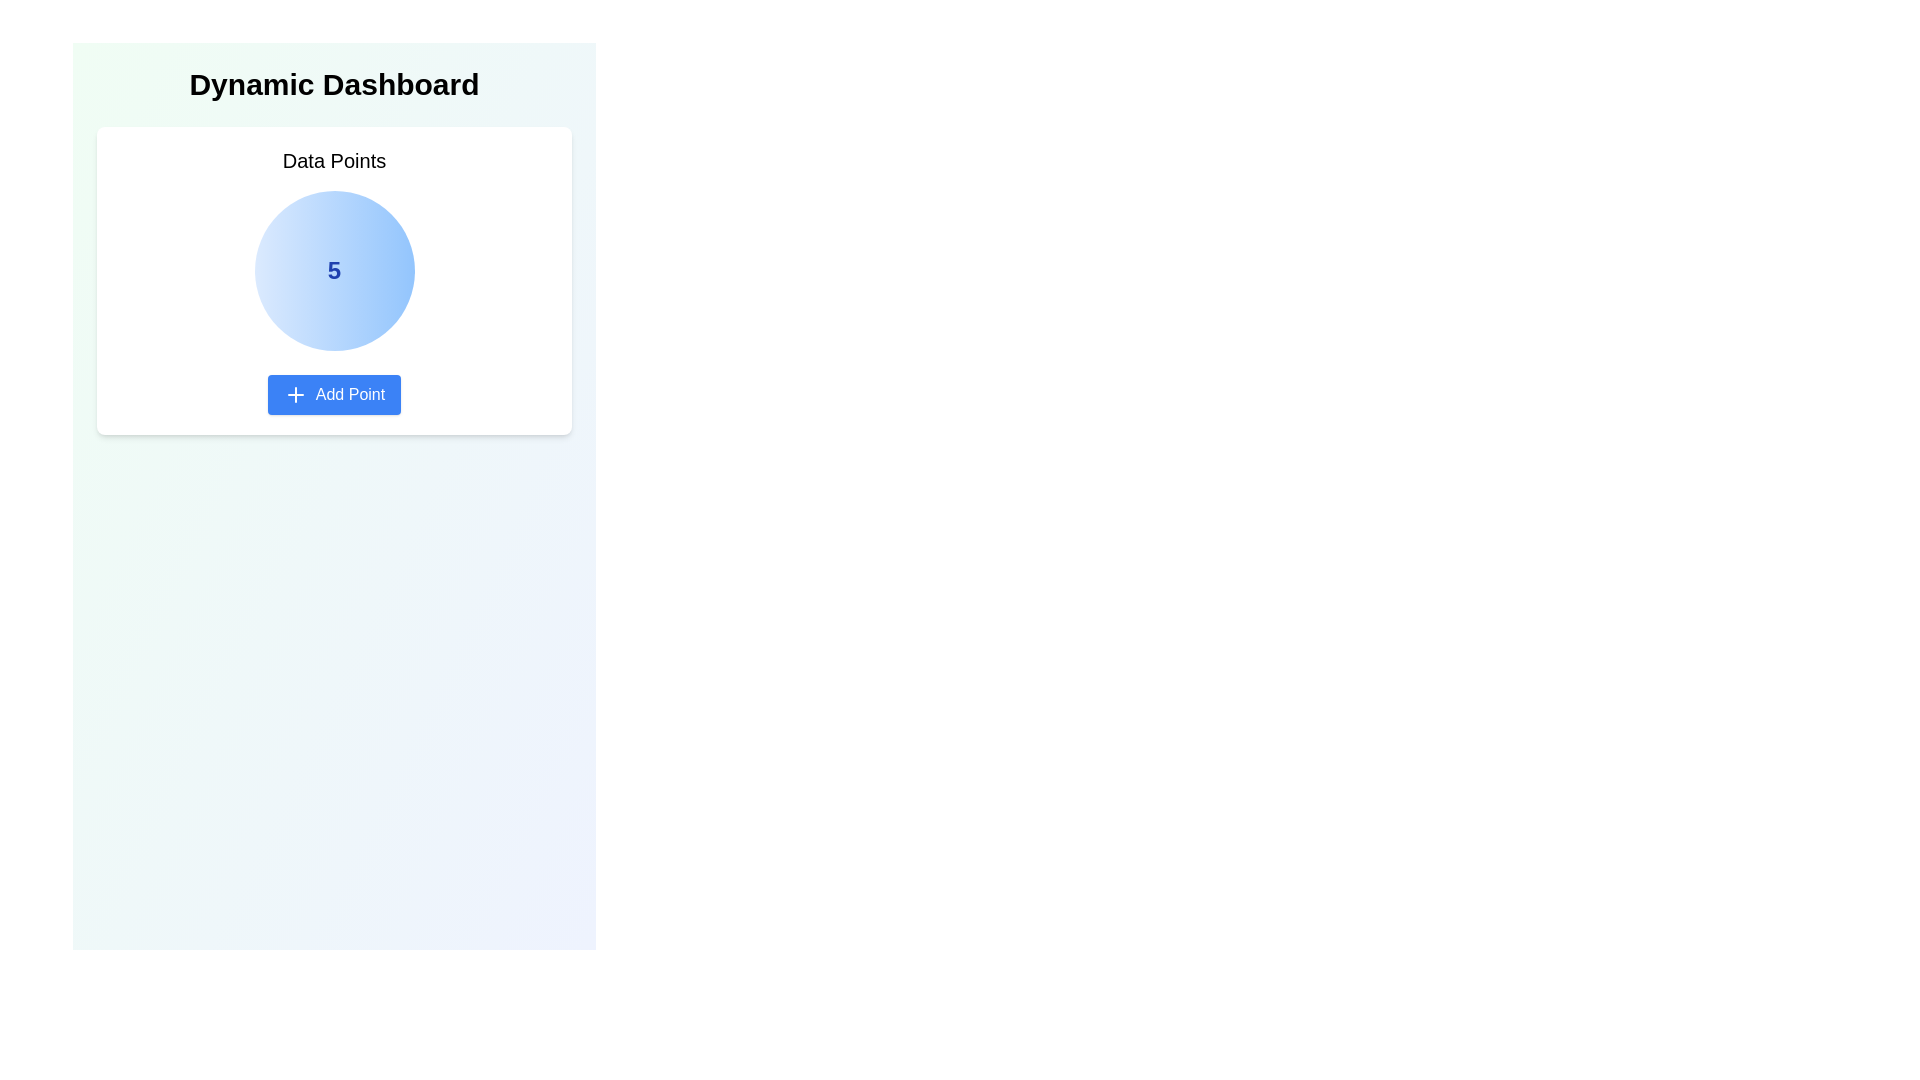 Image resolution: width=1920 pixels, height=1080 pixels. What do you see at coordinates (334, 270) in the screenshot?
I see `the visual badge displaying a numerical value located within the 'Data Points' card, centered above the 'Add Point' button` at bounding box center [334, 270].